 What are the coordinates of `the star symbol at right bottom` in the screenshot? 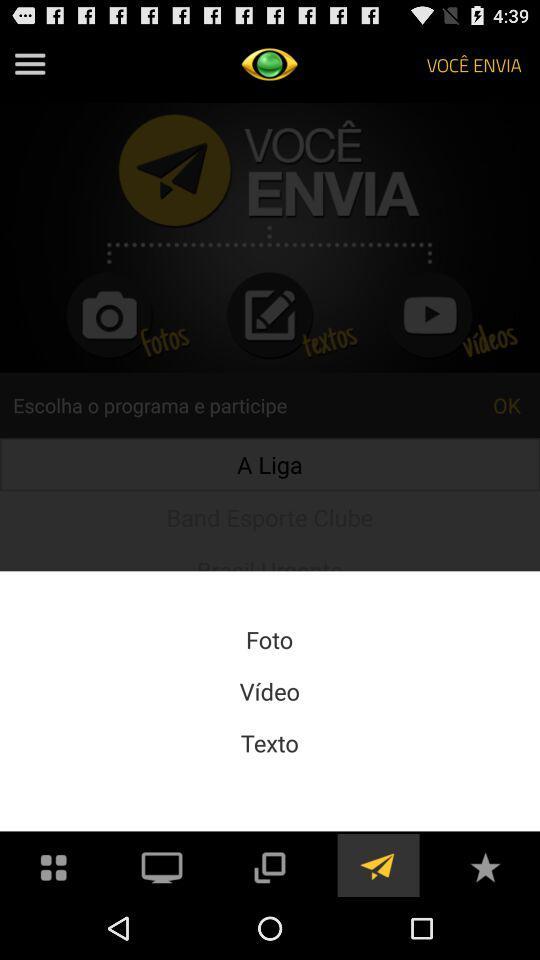 It's located at (485, 864).